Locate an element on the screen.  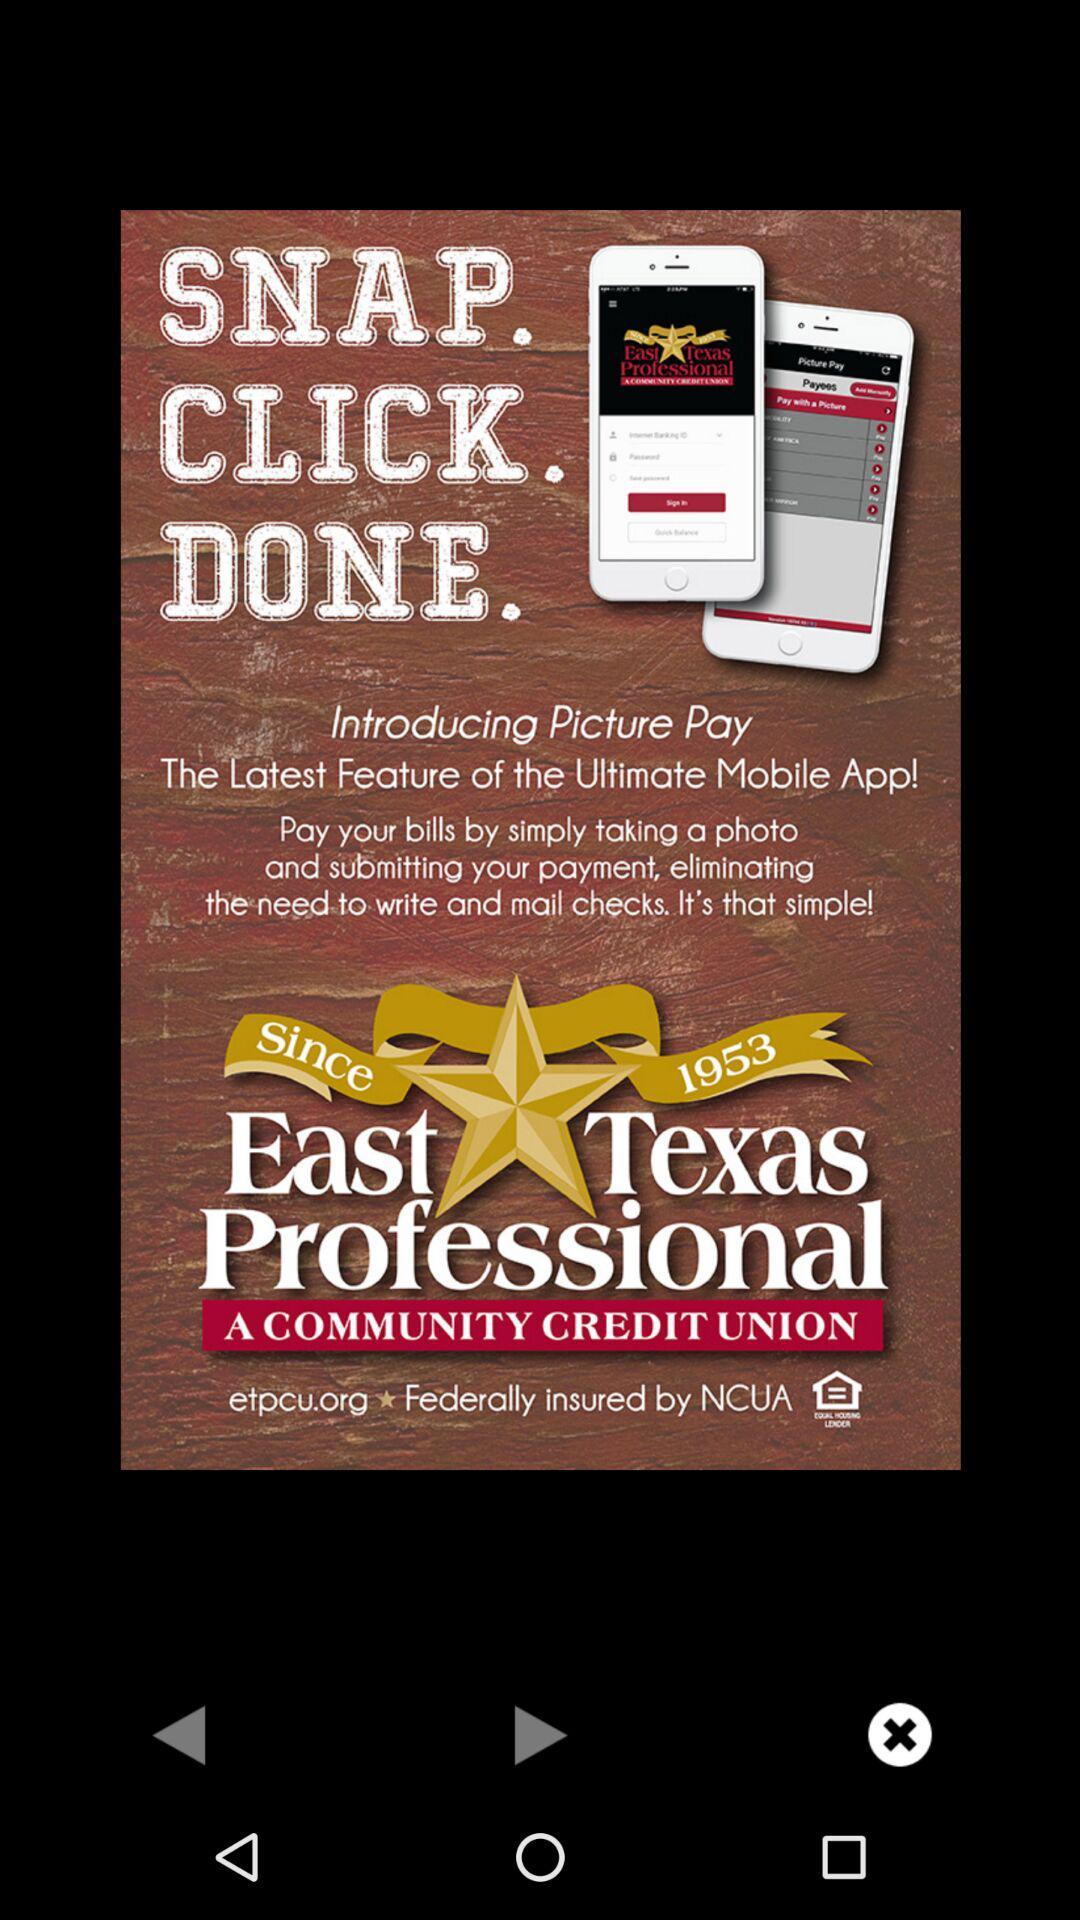
delate is located at coordinates (898, 1733).